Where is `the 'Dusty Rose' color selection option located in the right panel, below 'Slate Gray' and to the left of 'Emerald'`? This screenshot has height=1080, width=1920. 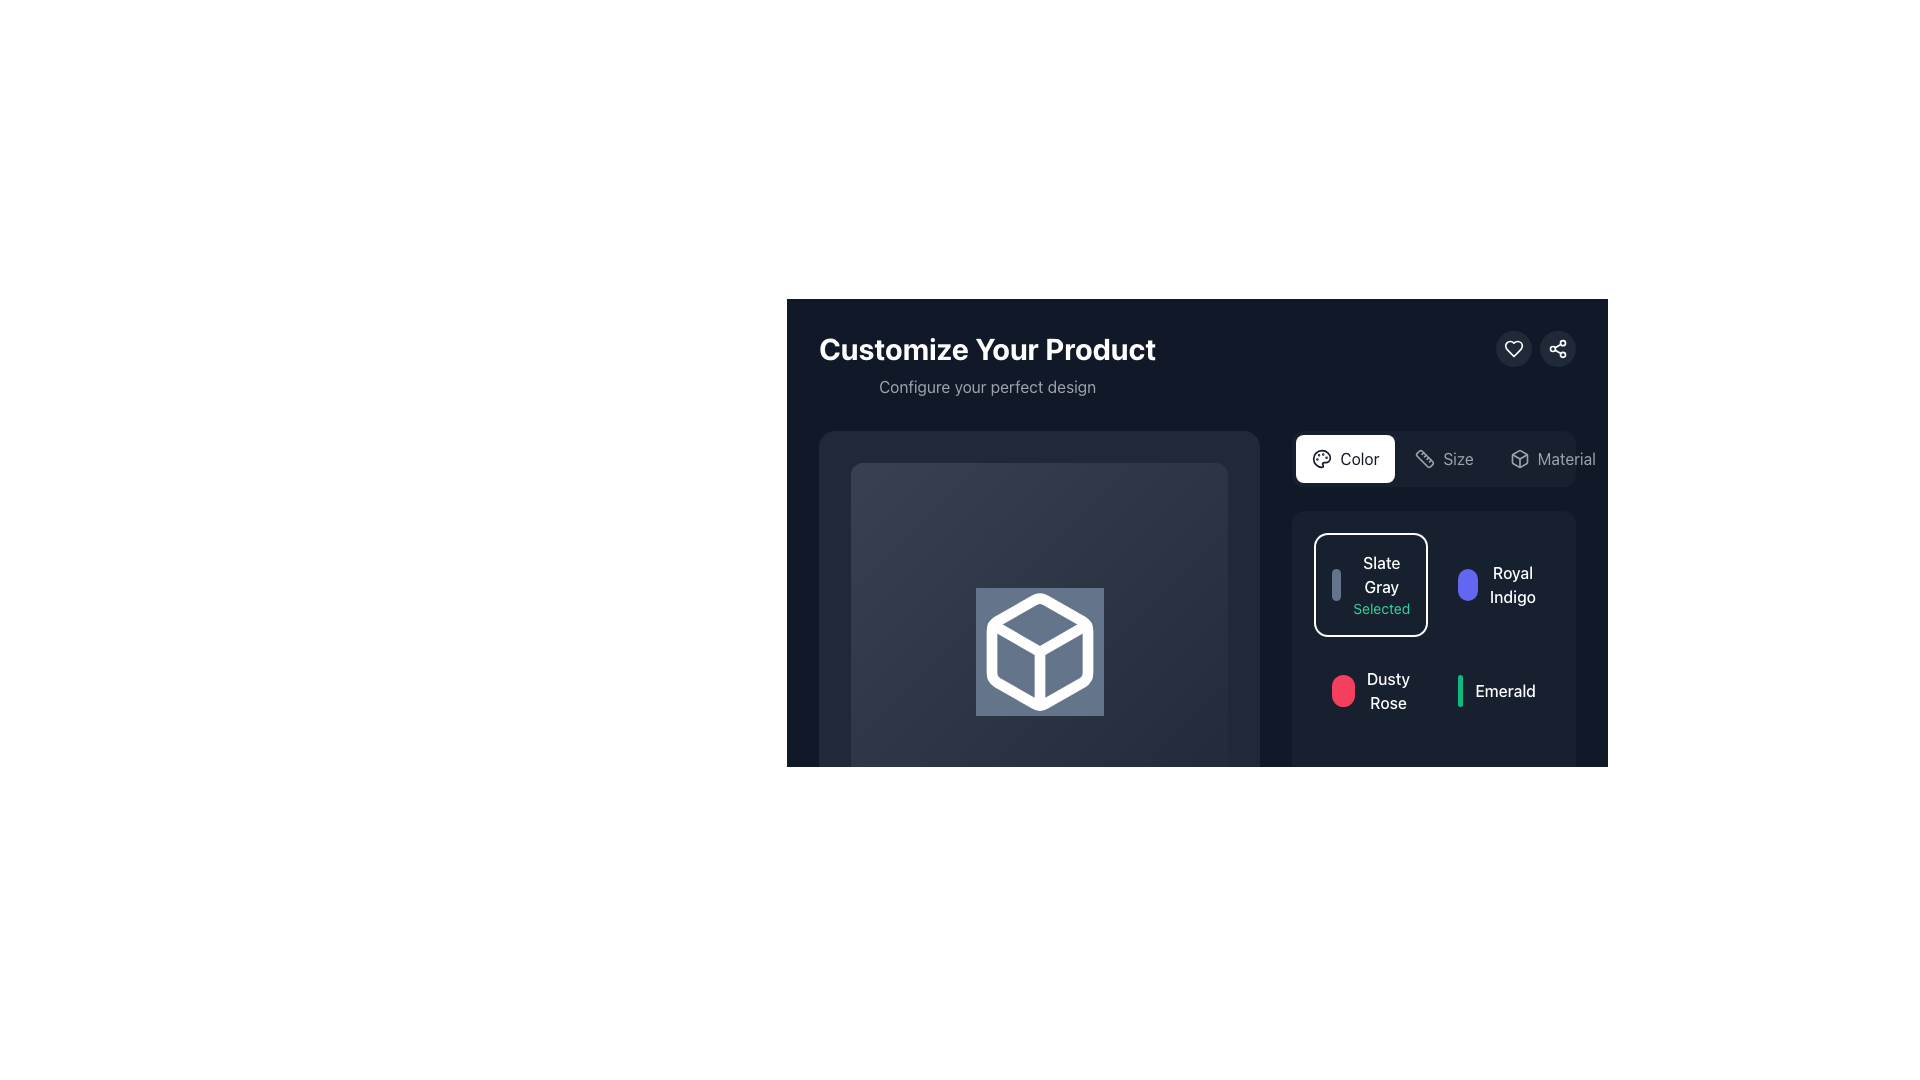 the 'Dusty Rose' color selection option located in the right panel, below 'Slate Gray' and to the left of 'Emerald' is located at coordinates (1370, 689).